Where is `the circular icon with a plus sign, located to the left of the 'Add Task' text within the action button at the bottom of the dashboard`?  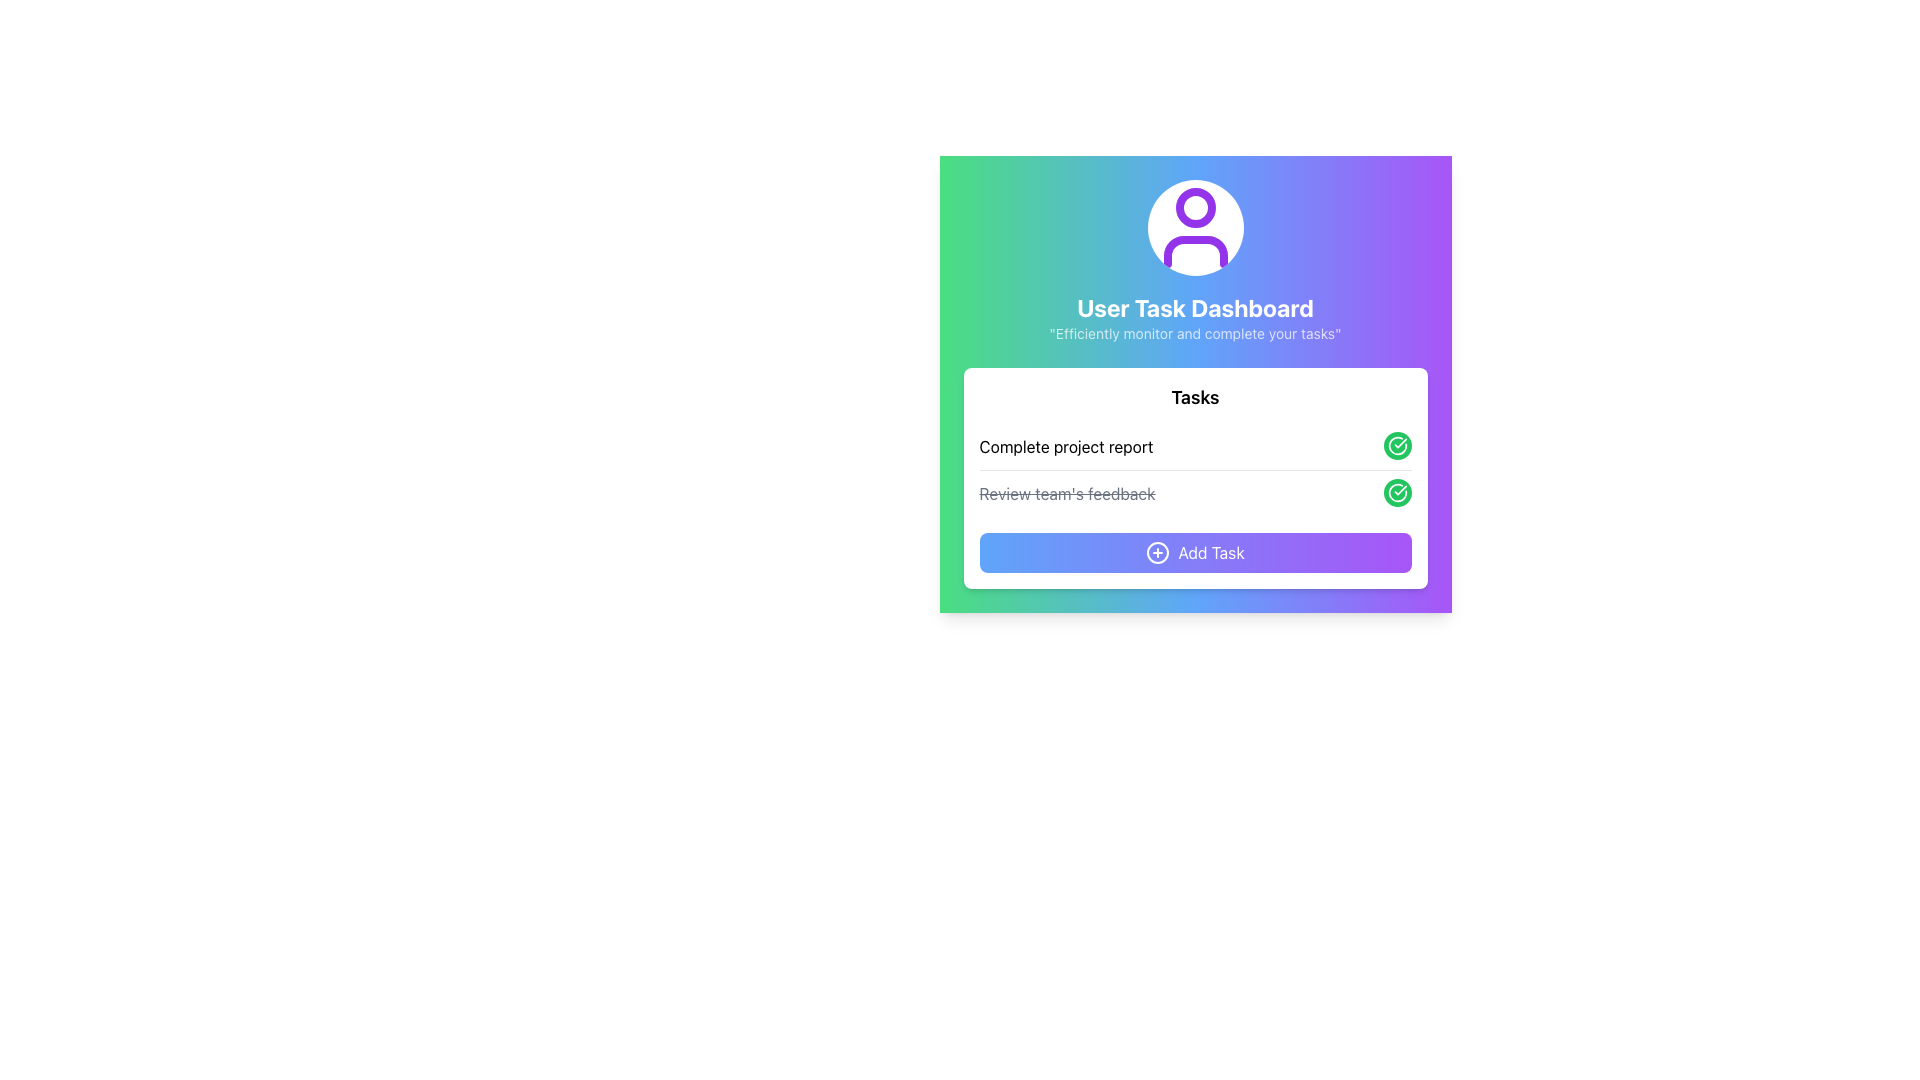
the circular icon with a plus sign, located to the left of the 'Add Task' text within the action button at the bottom of the dashboard is located at coordinates (1157, 552).